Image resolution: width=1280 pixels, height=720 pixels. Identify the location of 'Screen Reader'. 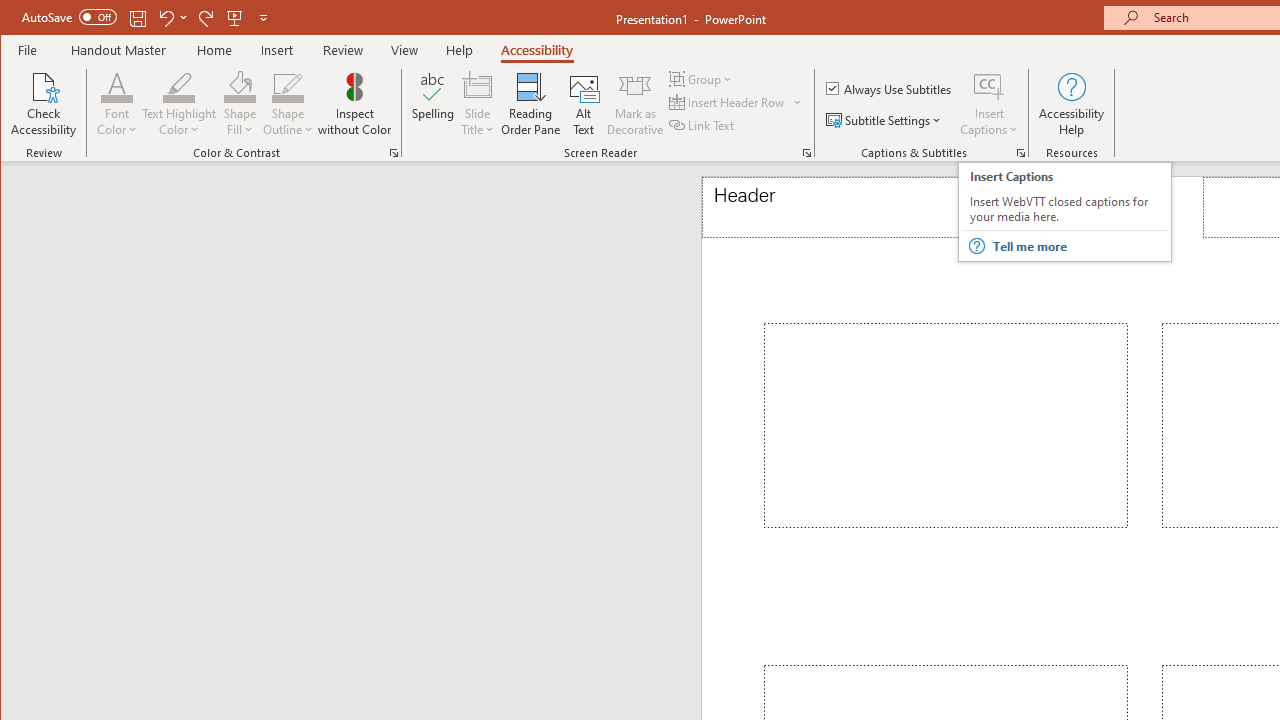
(807, 152).